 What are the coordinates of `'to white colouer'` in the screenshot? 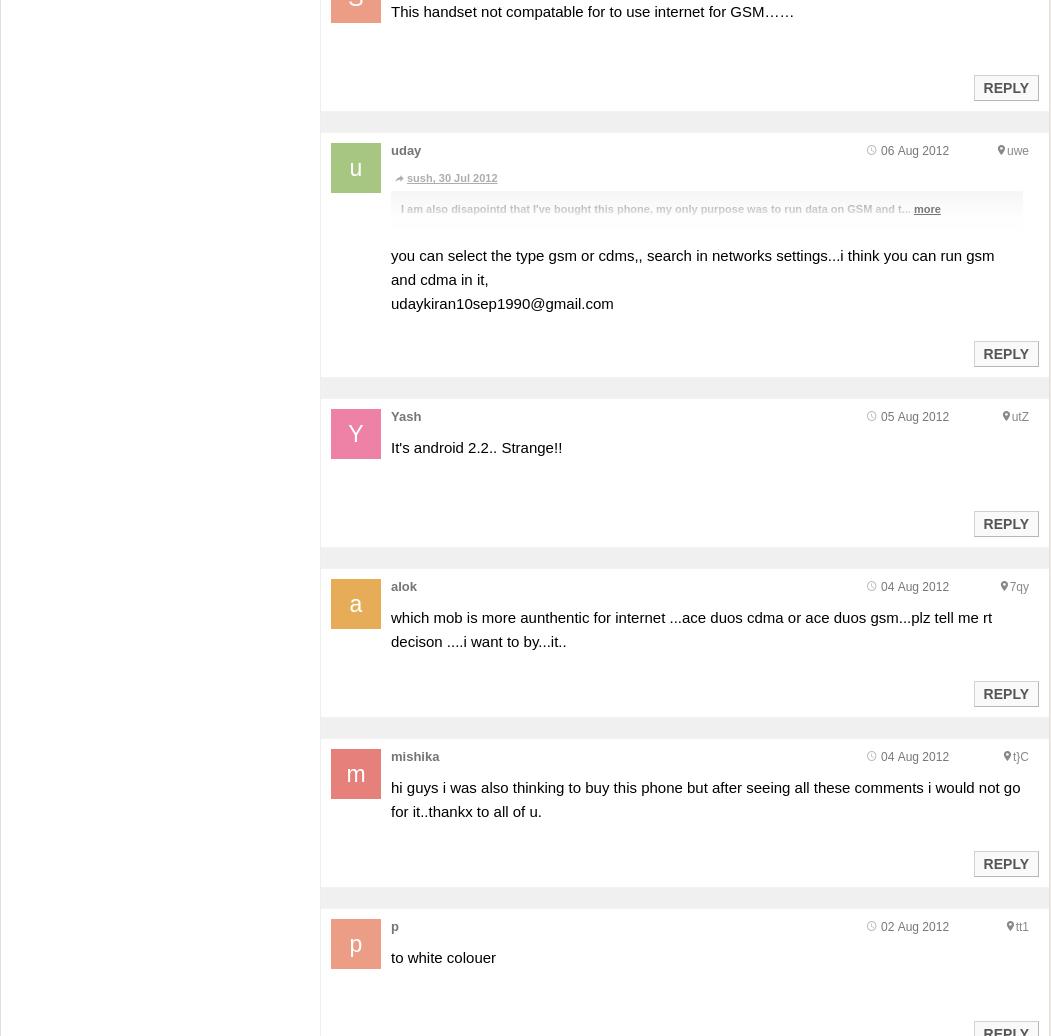 It's located at (443, 956).